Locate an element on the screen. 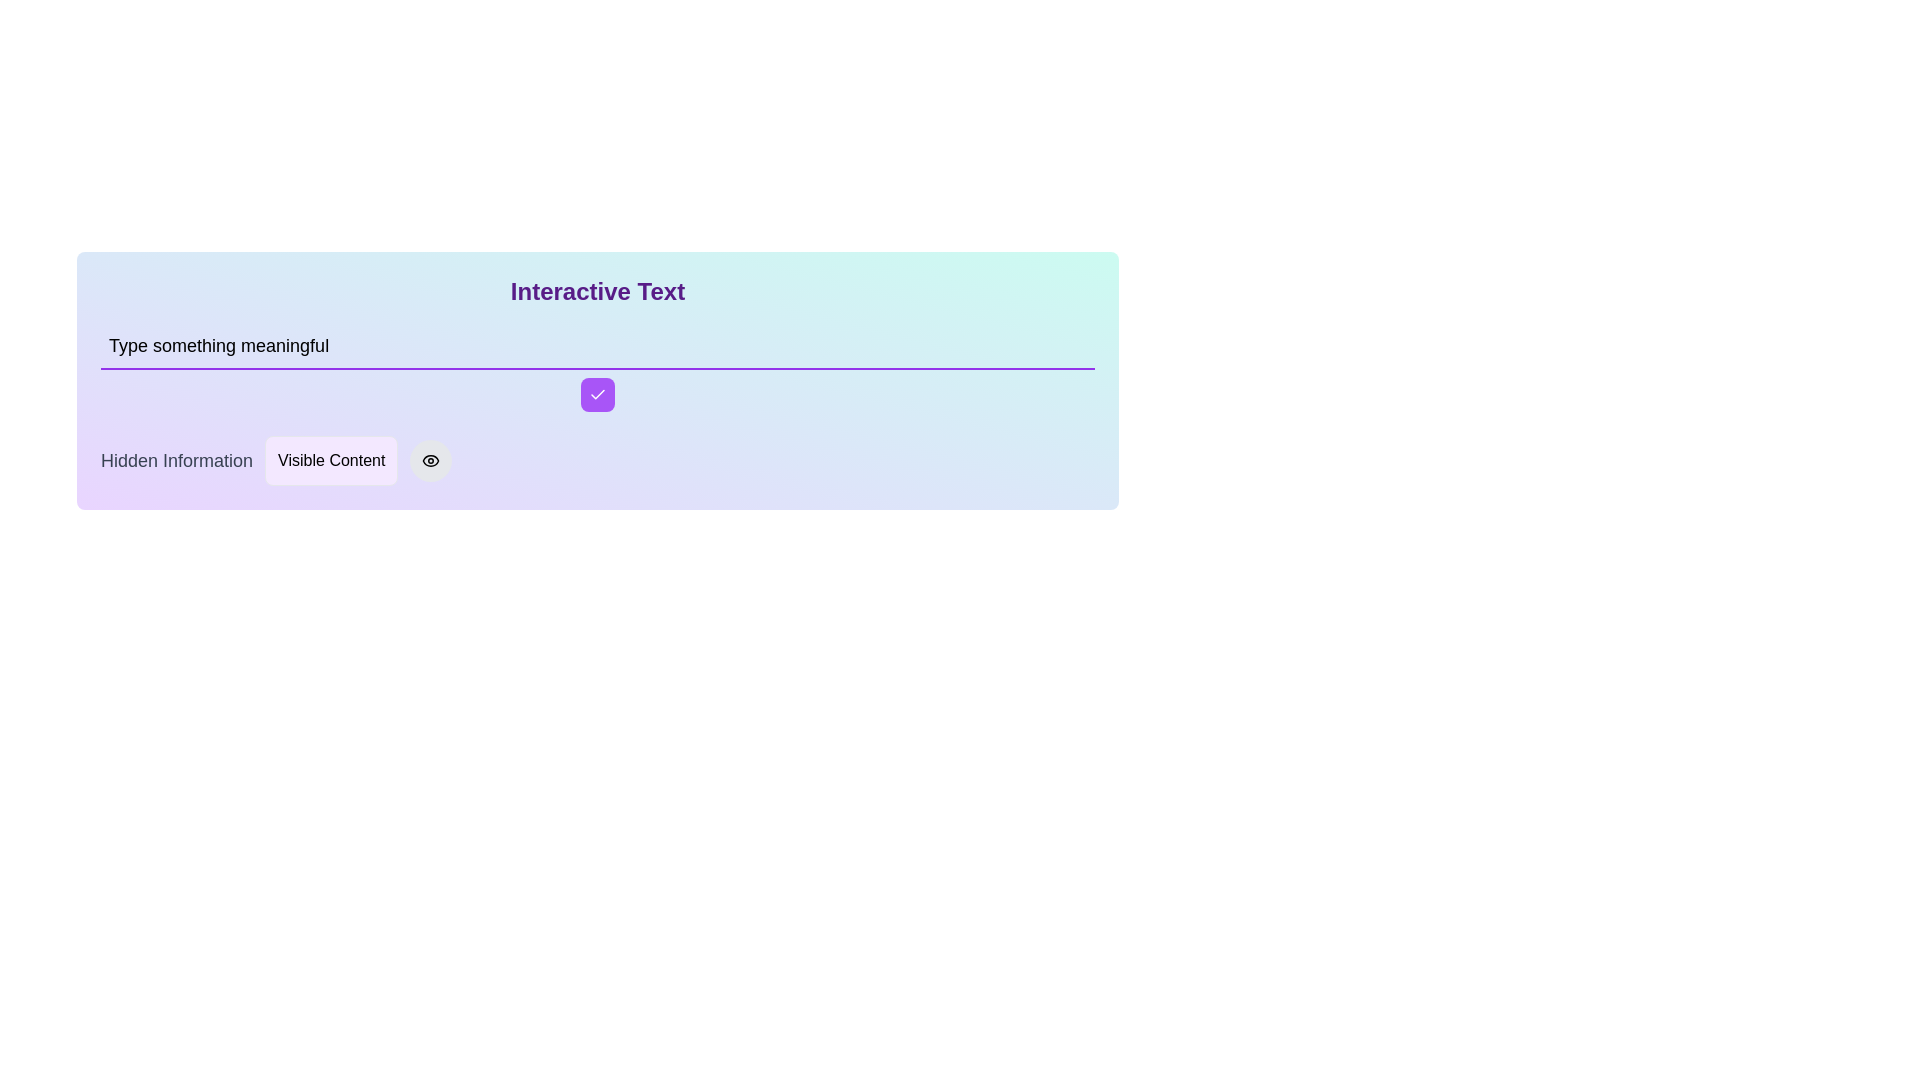  the visibility icon located at the far right of the icons in the 'Visible Content' area is located at coordinates (430, 461).